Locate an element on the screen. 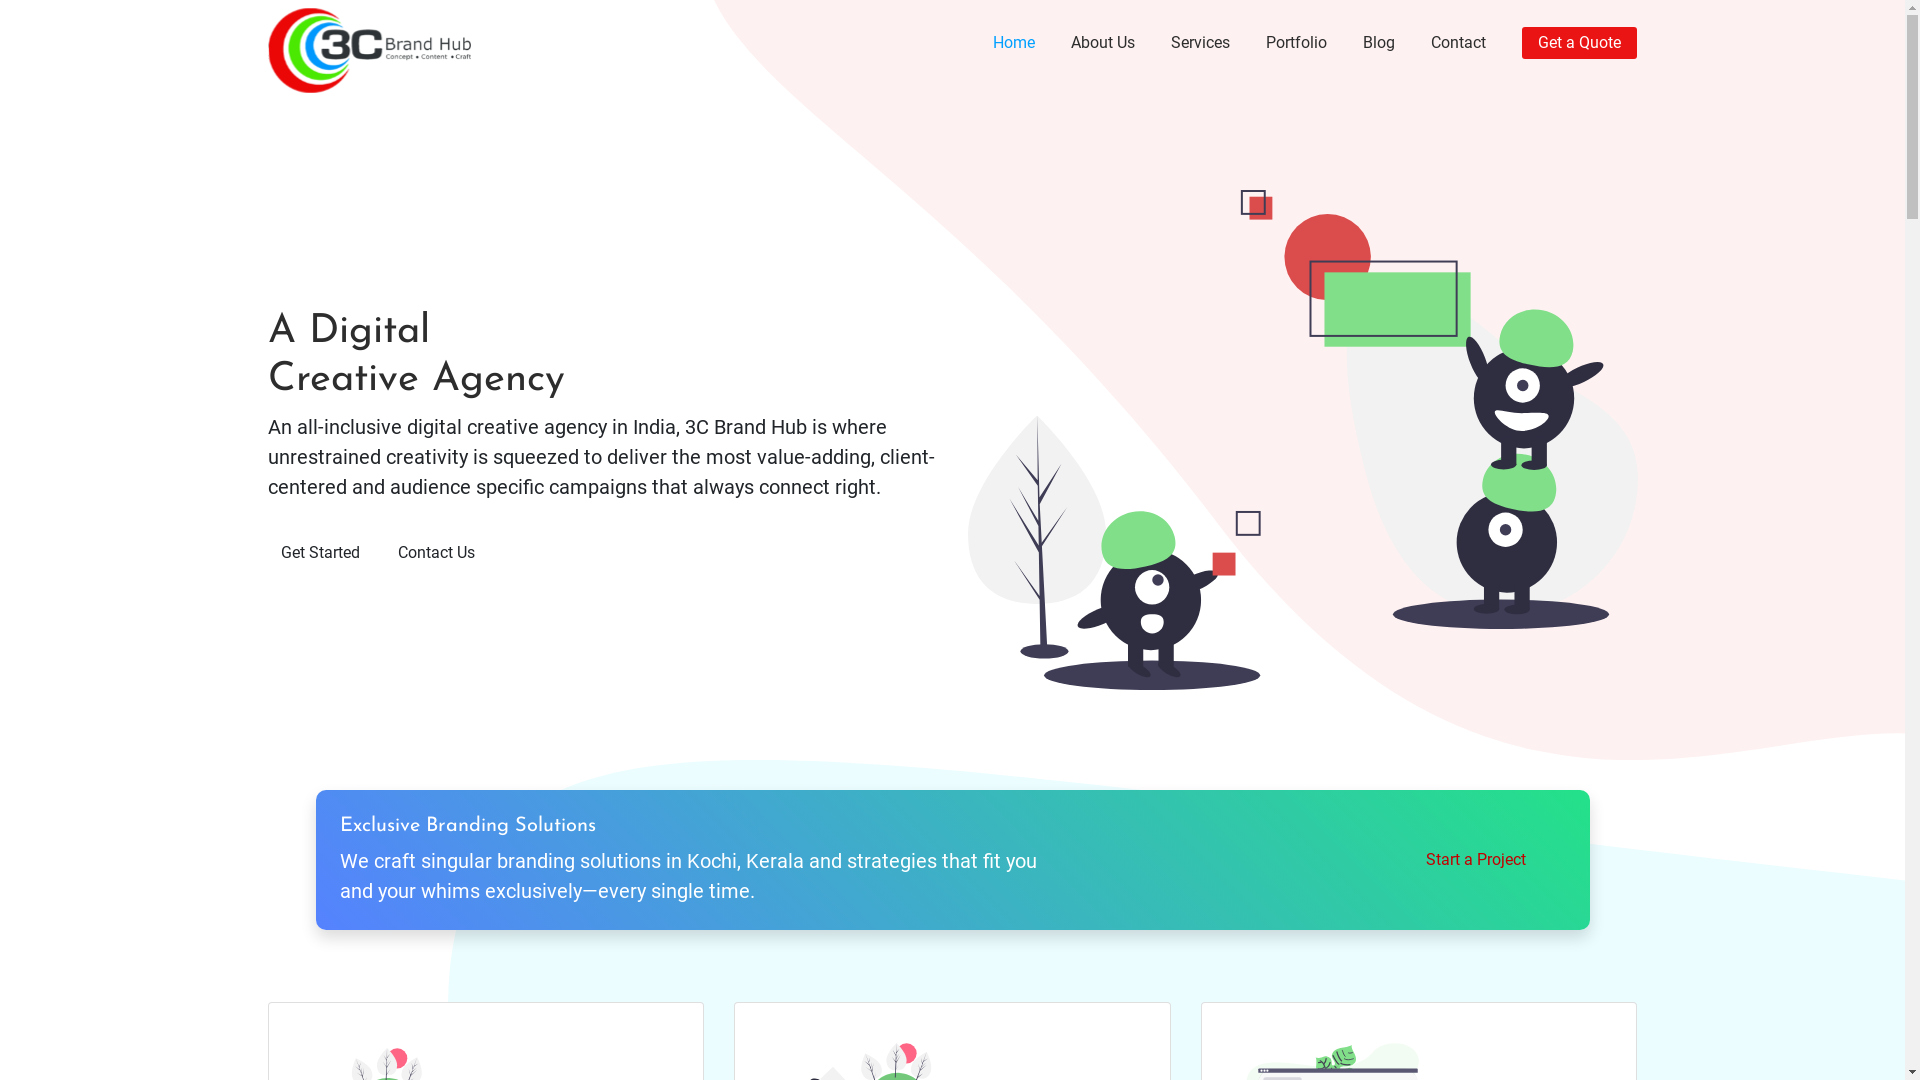  'Get Started' is located at coordinates (267, 552).